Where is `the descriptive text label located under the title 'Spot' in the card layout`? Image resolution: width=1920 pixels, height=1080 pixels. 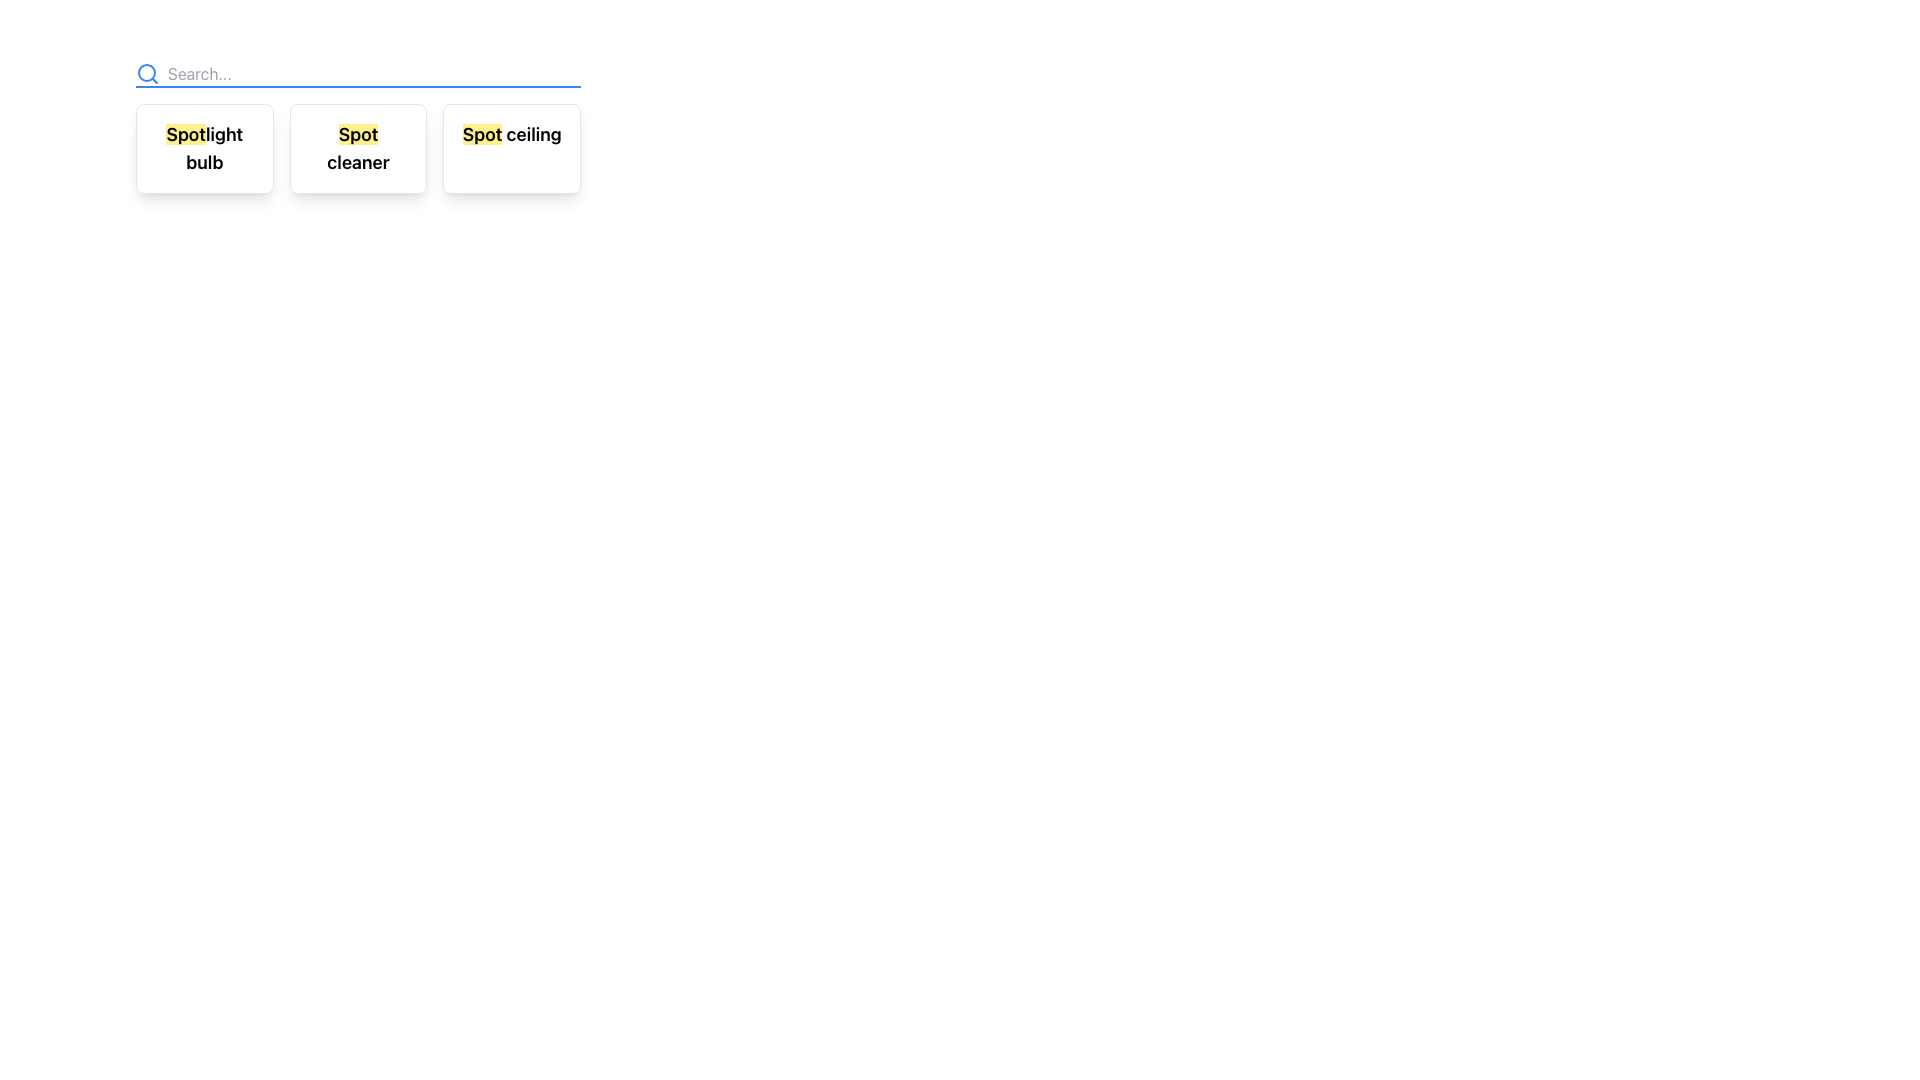 the descriptive text label located under the title 'Spot' in the card layout is located at coordinates (358, 161).